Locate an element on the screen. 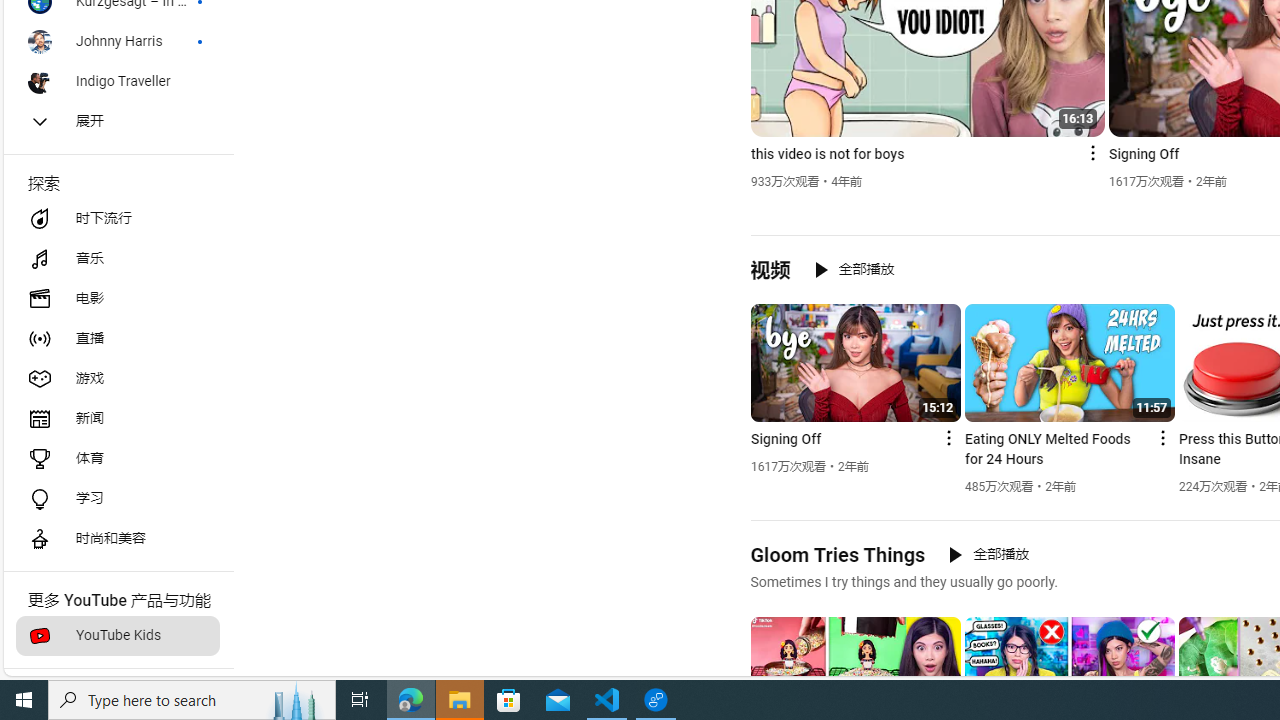  'YouTube Kids' is located at coordinates (116, 636).